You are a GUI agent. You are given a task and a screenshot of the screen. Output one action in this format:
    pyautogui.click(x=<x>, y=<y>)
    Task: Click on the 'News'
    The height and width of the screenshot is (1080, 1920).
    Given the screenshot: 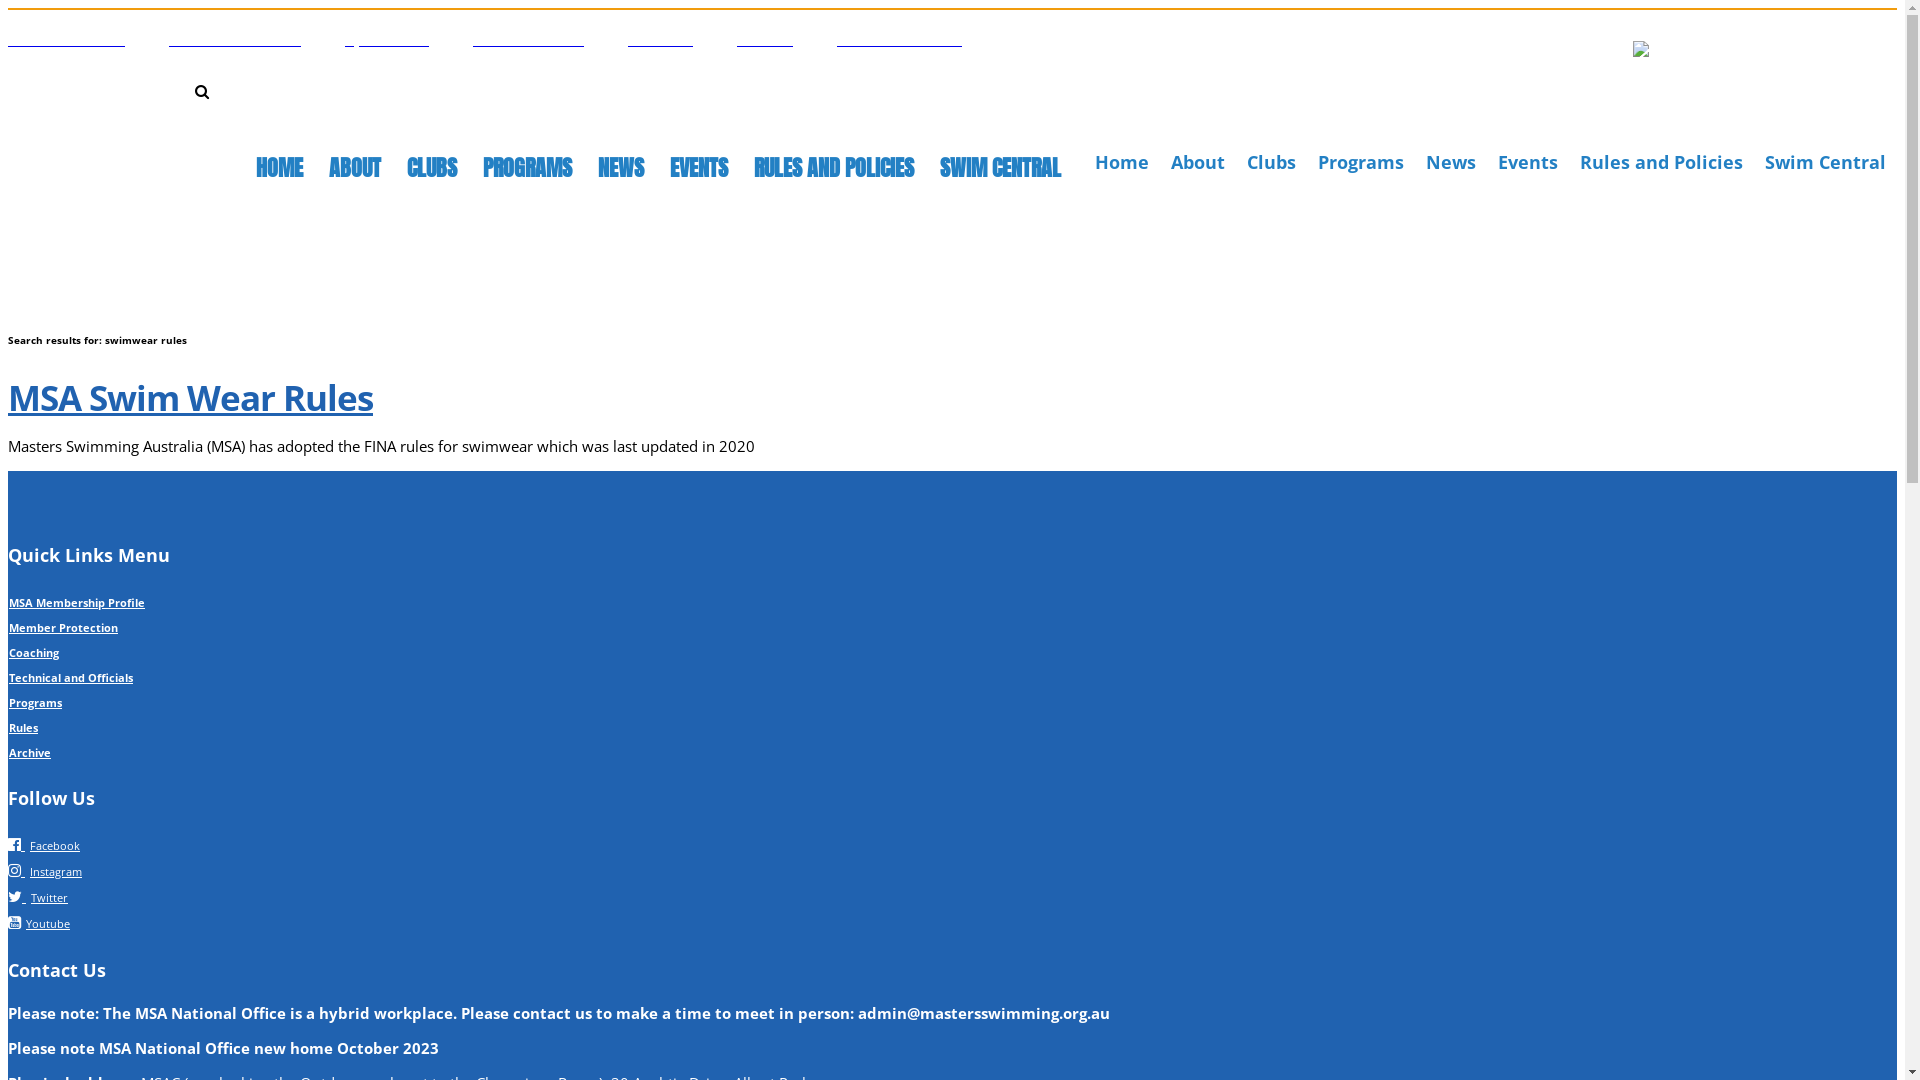 What is the action you would take?
    pyautogui.click(x=1450, y=161)
    